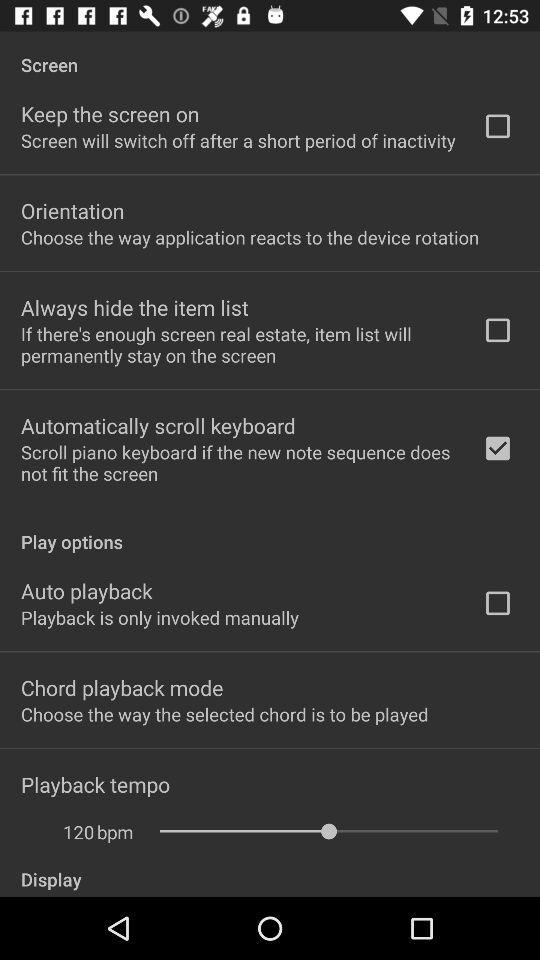  What do you see at coordinates (328, 831) in the screenshot?
I see `item to the right of bpm app` at bounding box center [328, 831].